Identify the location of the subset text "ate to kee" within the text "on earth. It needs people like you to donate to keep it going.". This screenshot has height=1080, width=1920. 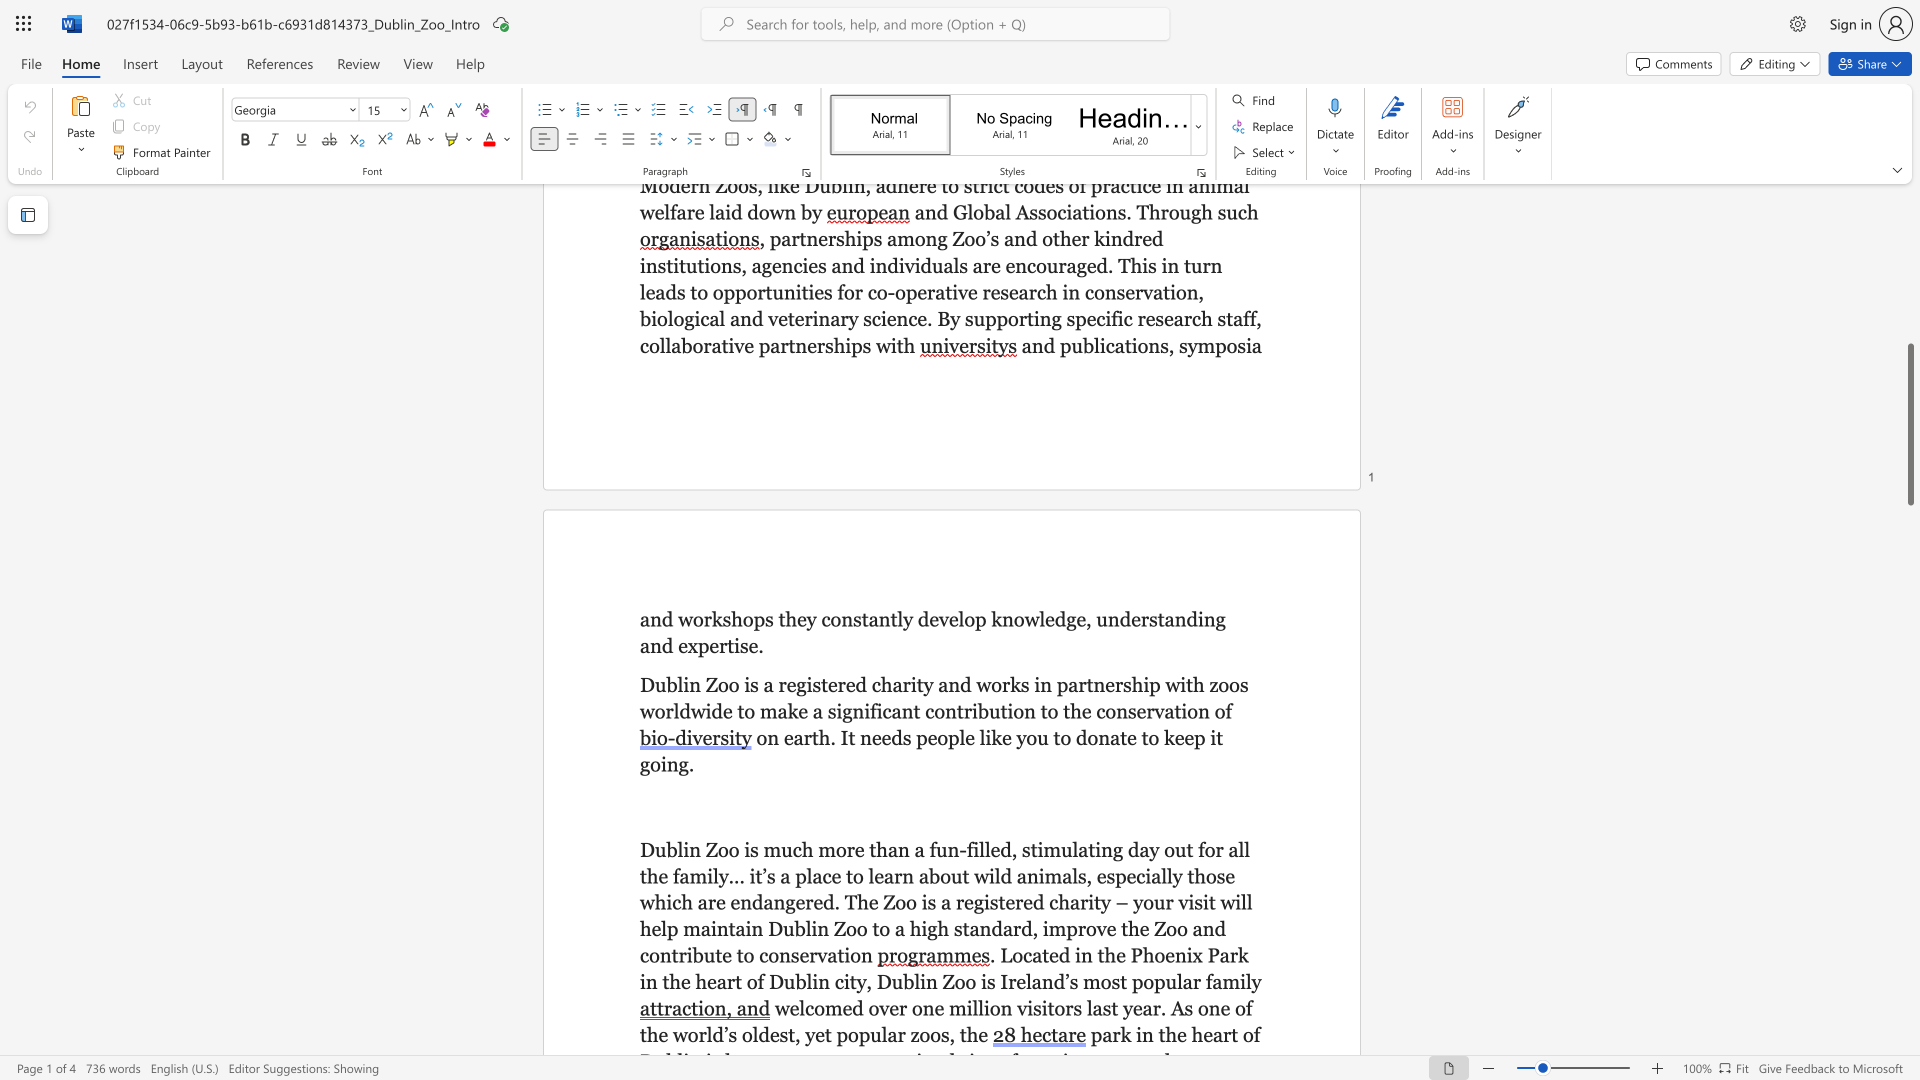
(1109, 738).